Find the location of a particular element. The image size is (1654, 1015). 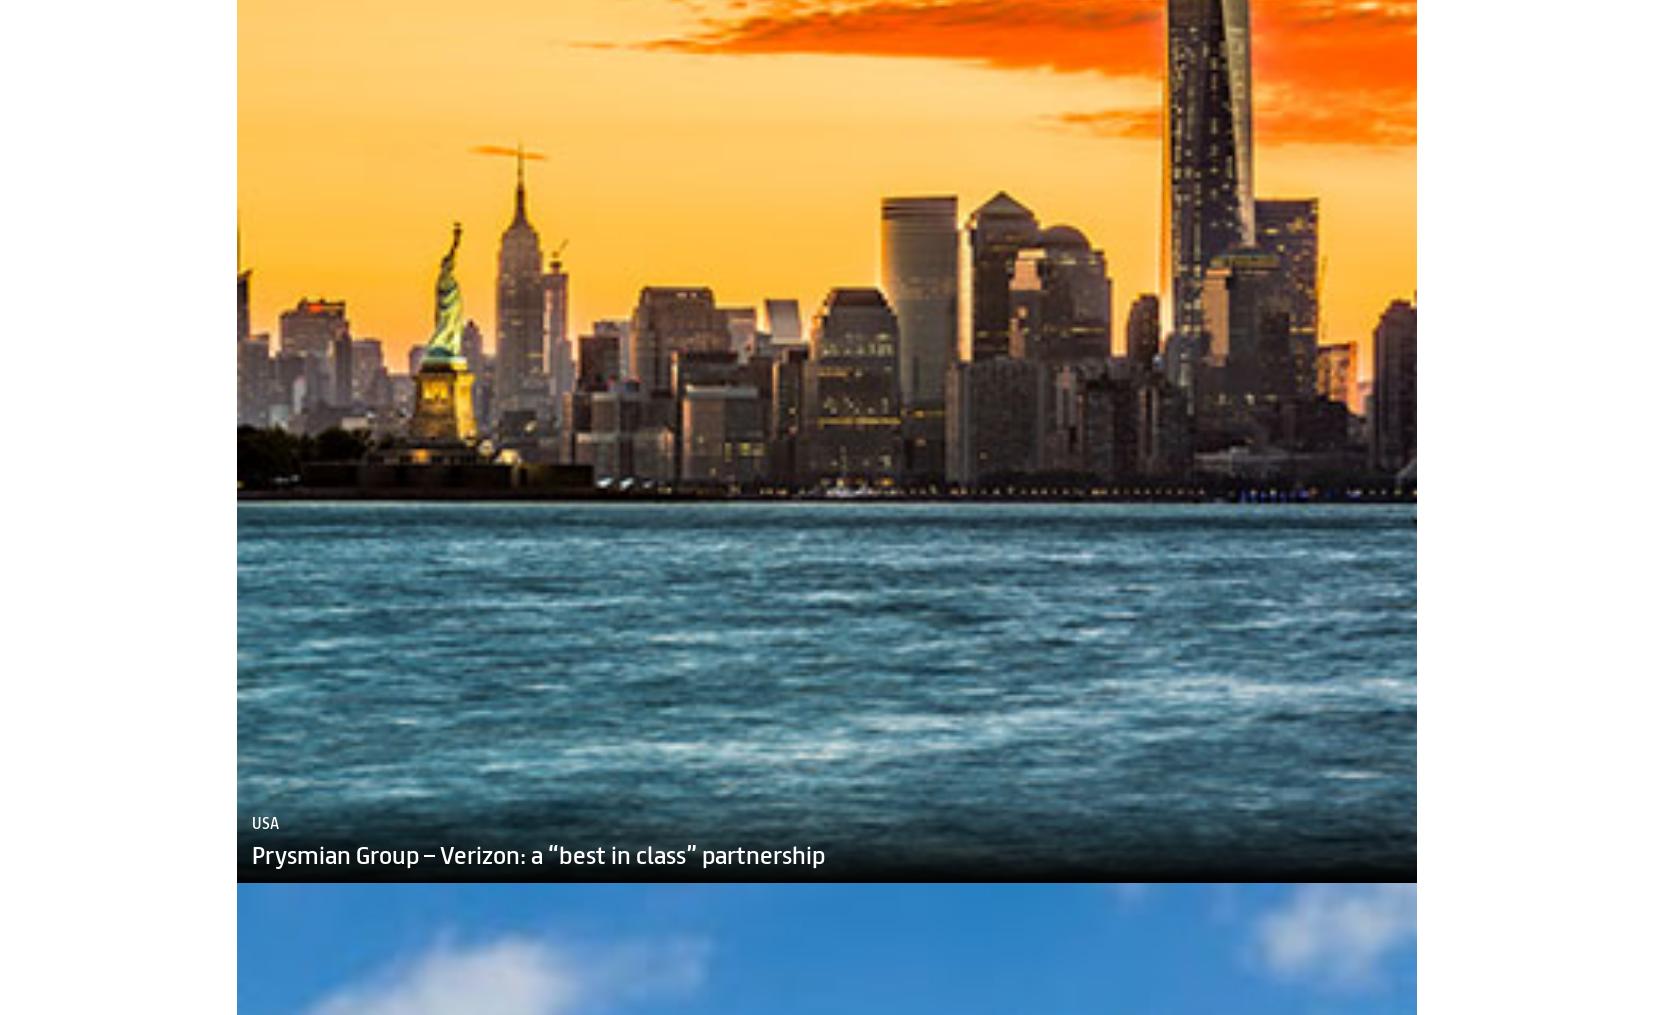

'Markets' is located at coordinates (198, 1004).